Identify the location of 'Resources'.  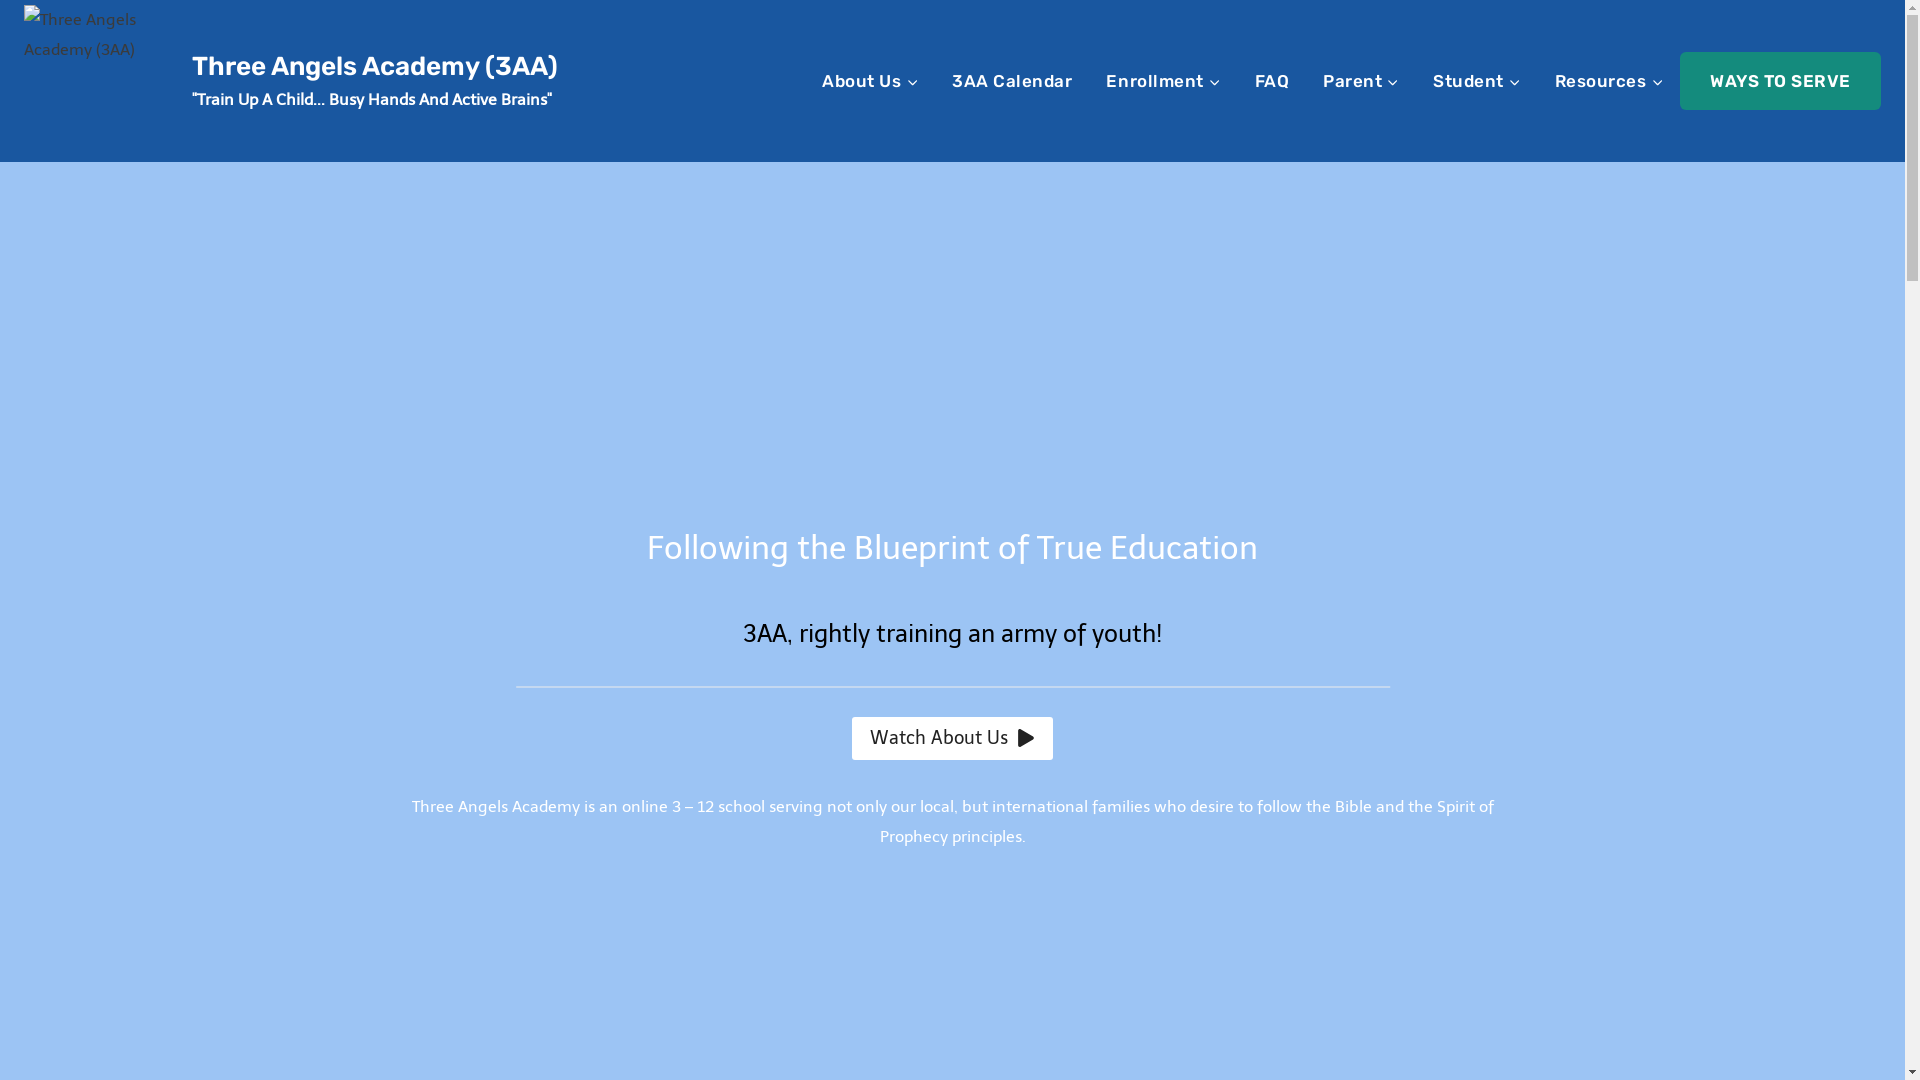
(1609, 79).